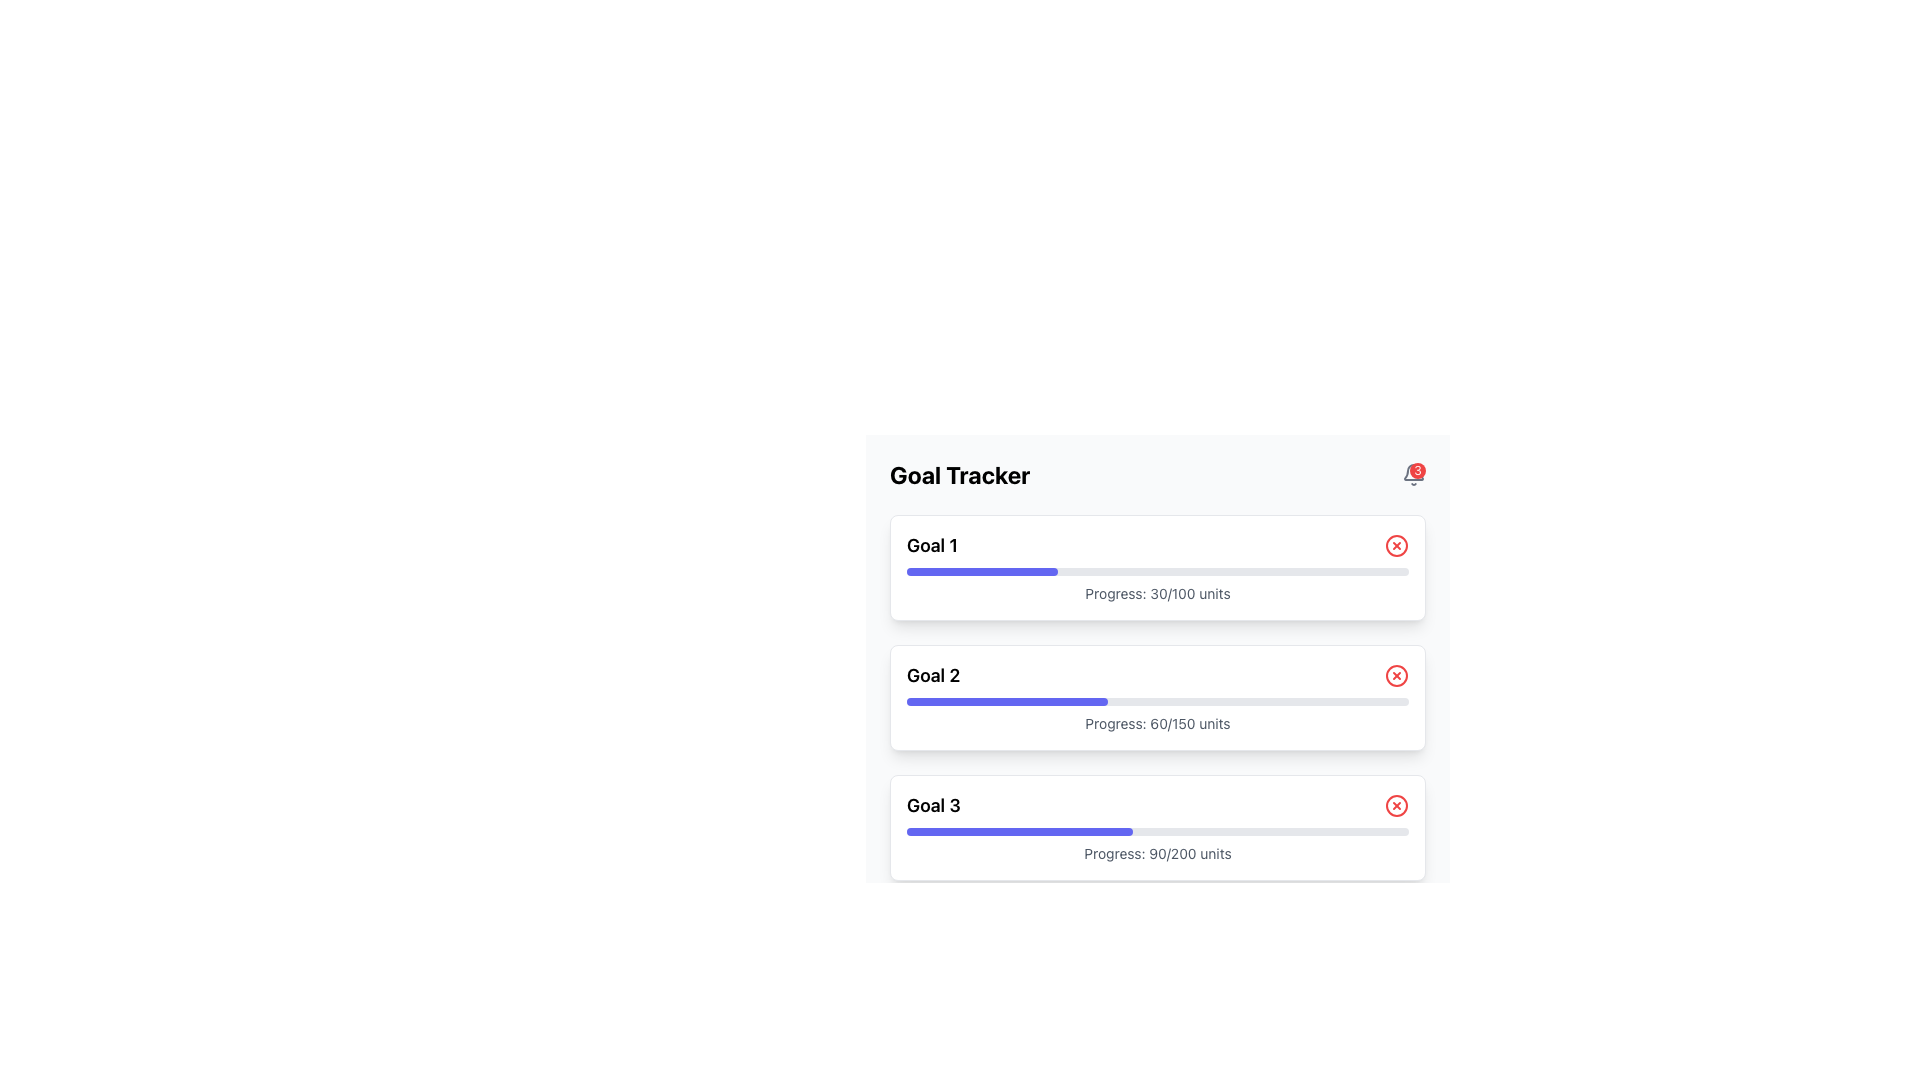  Describe the element at coordinates (1157, 701) in the screenshot. I see `the progress bar representing 'Goal 2', which visually indicates a completion level of 60 out of 150 units` at that location.